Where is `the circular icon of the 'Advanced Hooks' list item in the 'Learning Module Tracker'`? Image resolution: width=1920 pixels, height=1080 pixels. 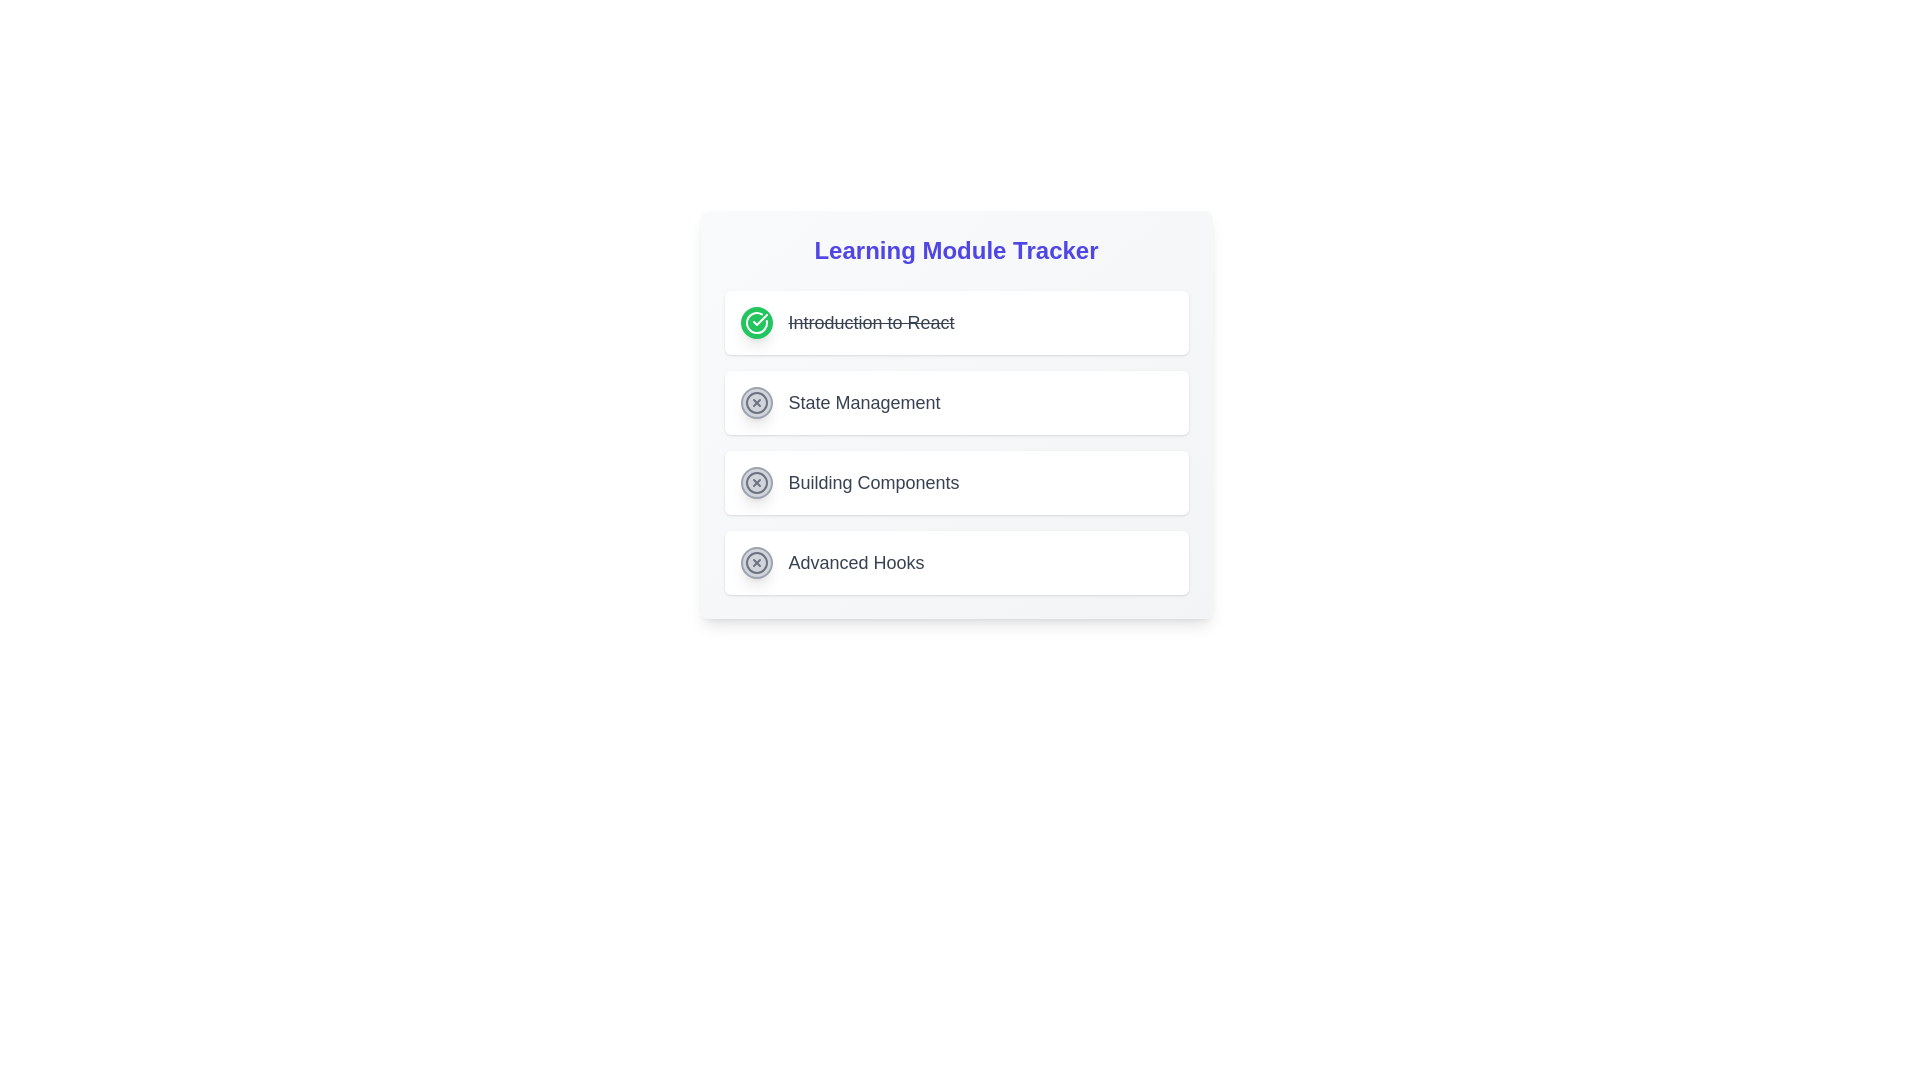 the circular icon of the 'Advanced Hooks' list item in the 'Learning Module Tracker' is located at coordinates (832, 563).